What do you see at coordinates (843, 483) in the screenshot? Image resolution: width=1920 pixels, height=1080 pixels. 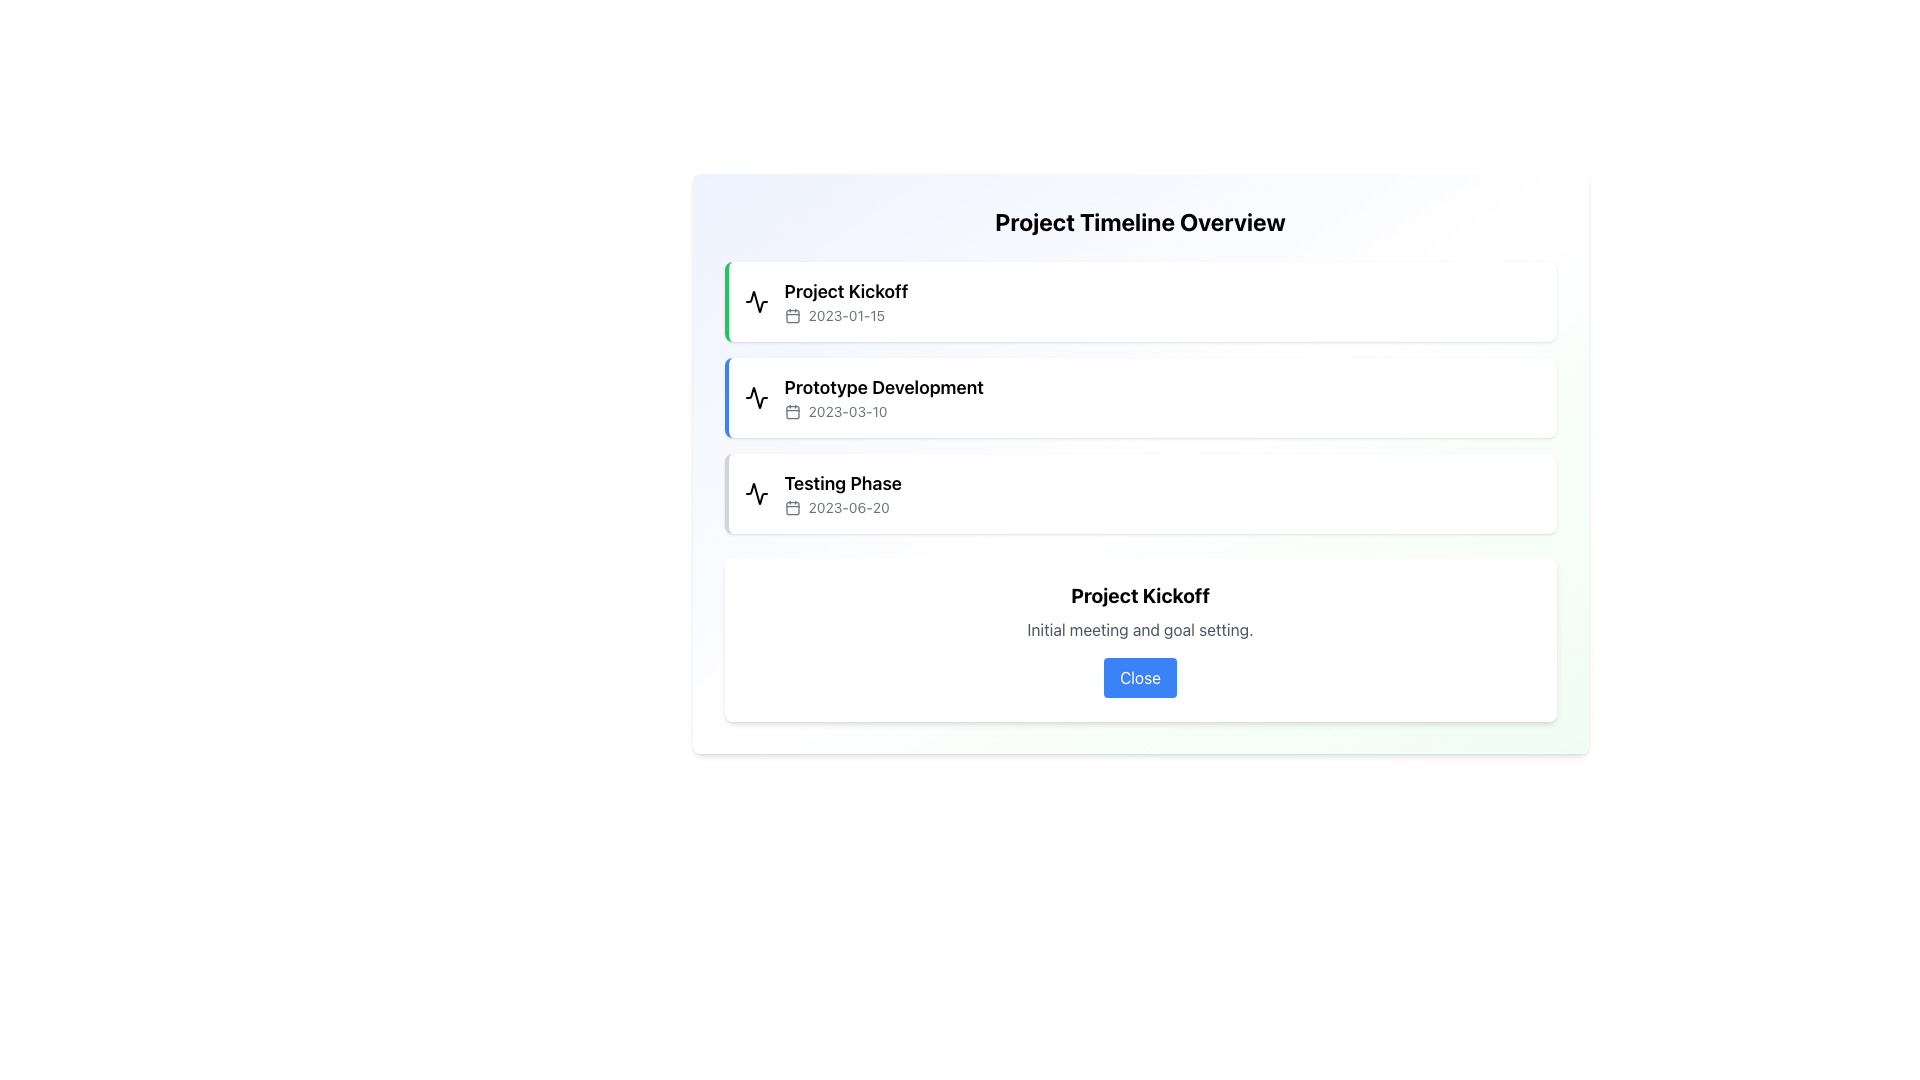 I see `the Text Label for the timeline entry labeled 'Testing Phase', which serves as the primary title for this phase in the timeline` at bounding box center [843, 483].